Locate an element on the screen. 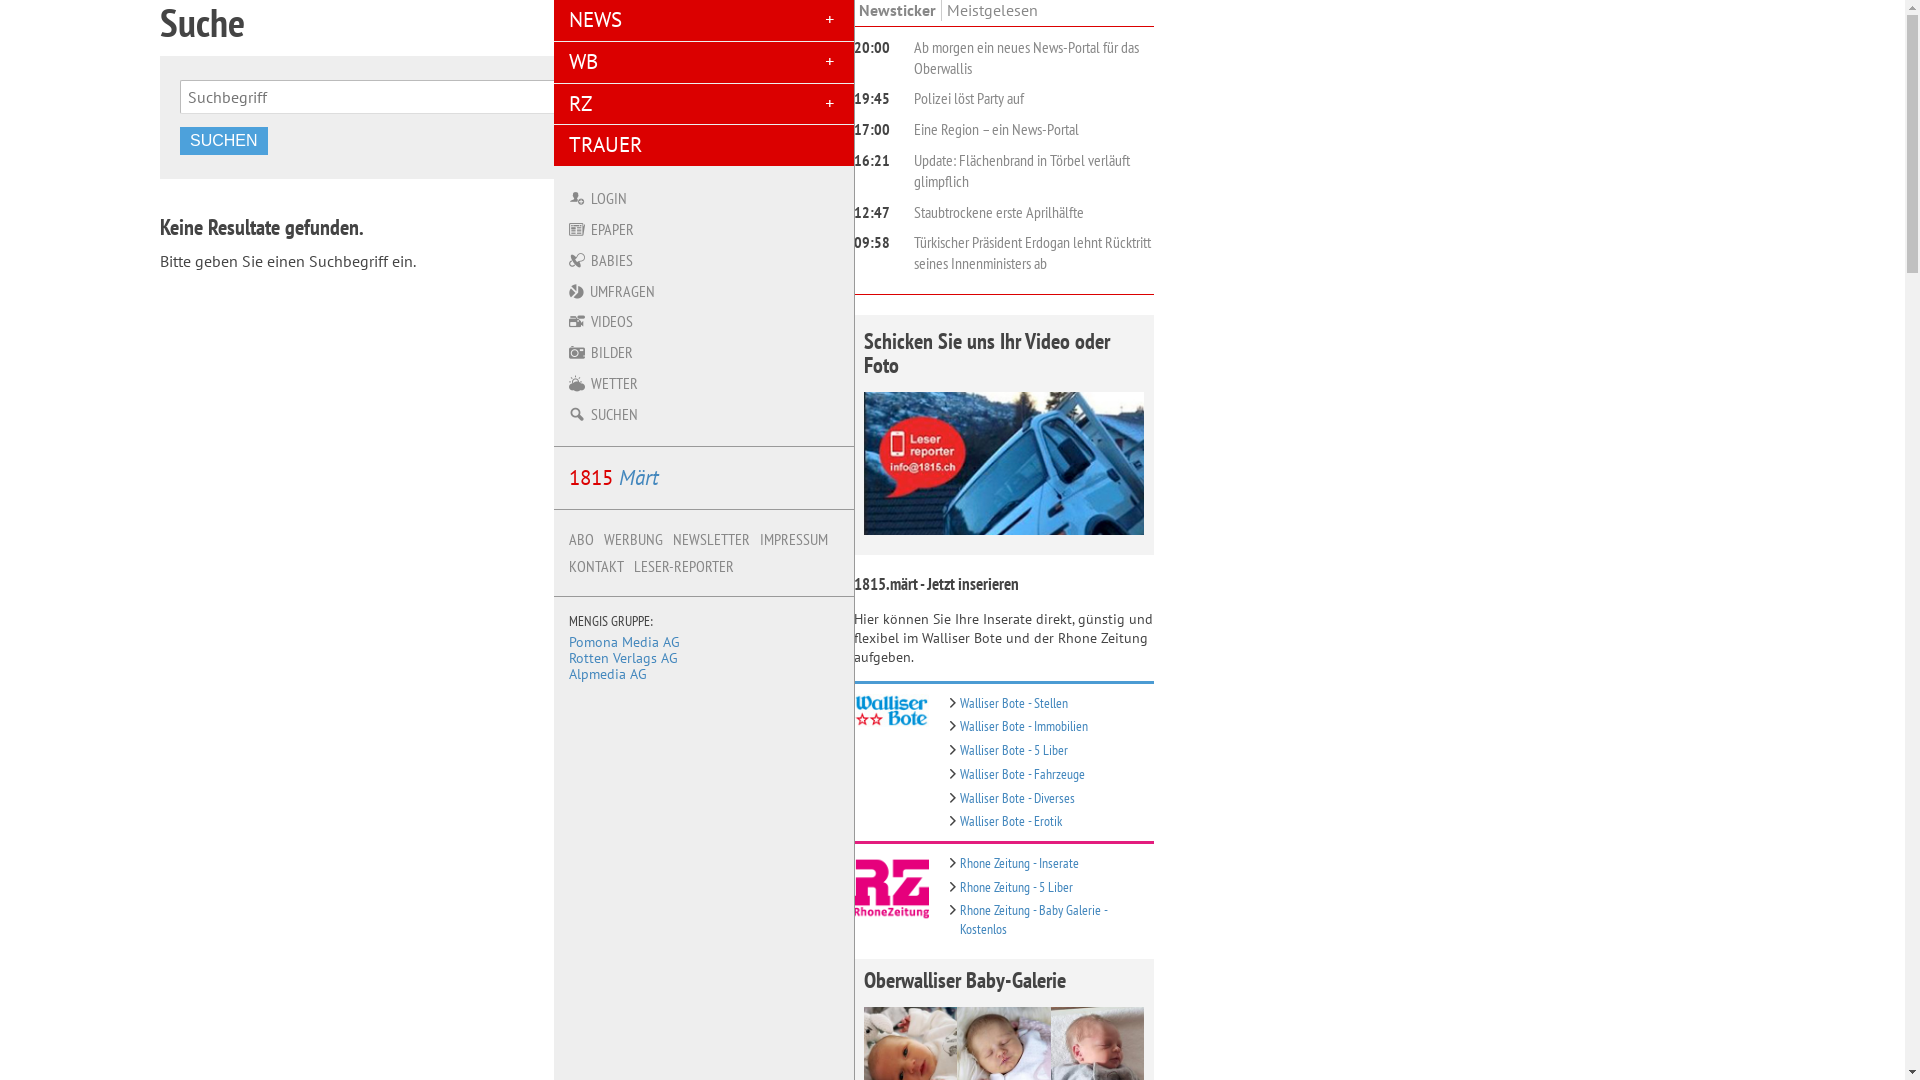 The image size is (1920, 1080). 'Walliser Bote - 5 Liber' is located at coordinates (960, 749).